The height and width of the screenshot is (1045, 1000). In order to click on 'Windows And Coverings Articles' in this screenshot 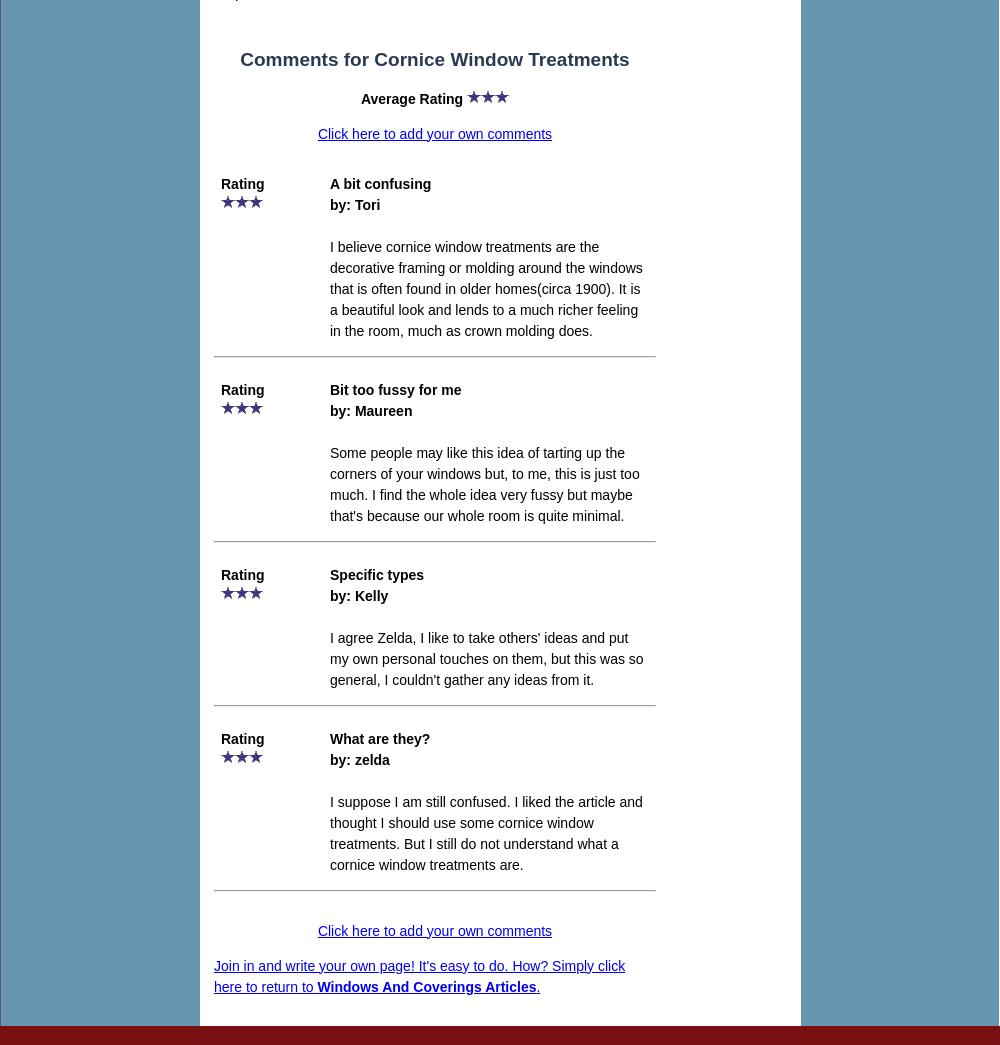, I will do `click(426, 984)`.